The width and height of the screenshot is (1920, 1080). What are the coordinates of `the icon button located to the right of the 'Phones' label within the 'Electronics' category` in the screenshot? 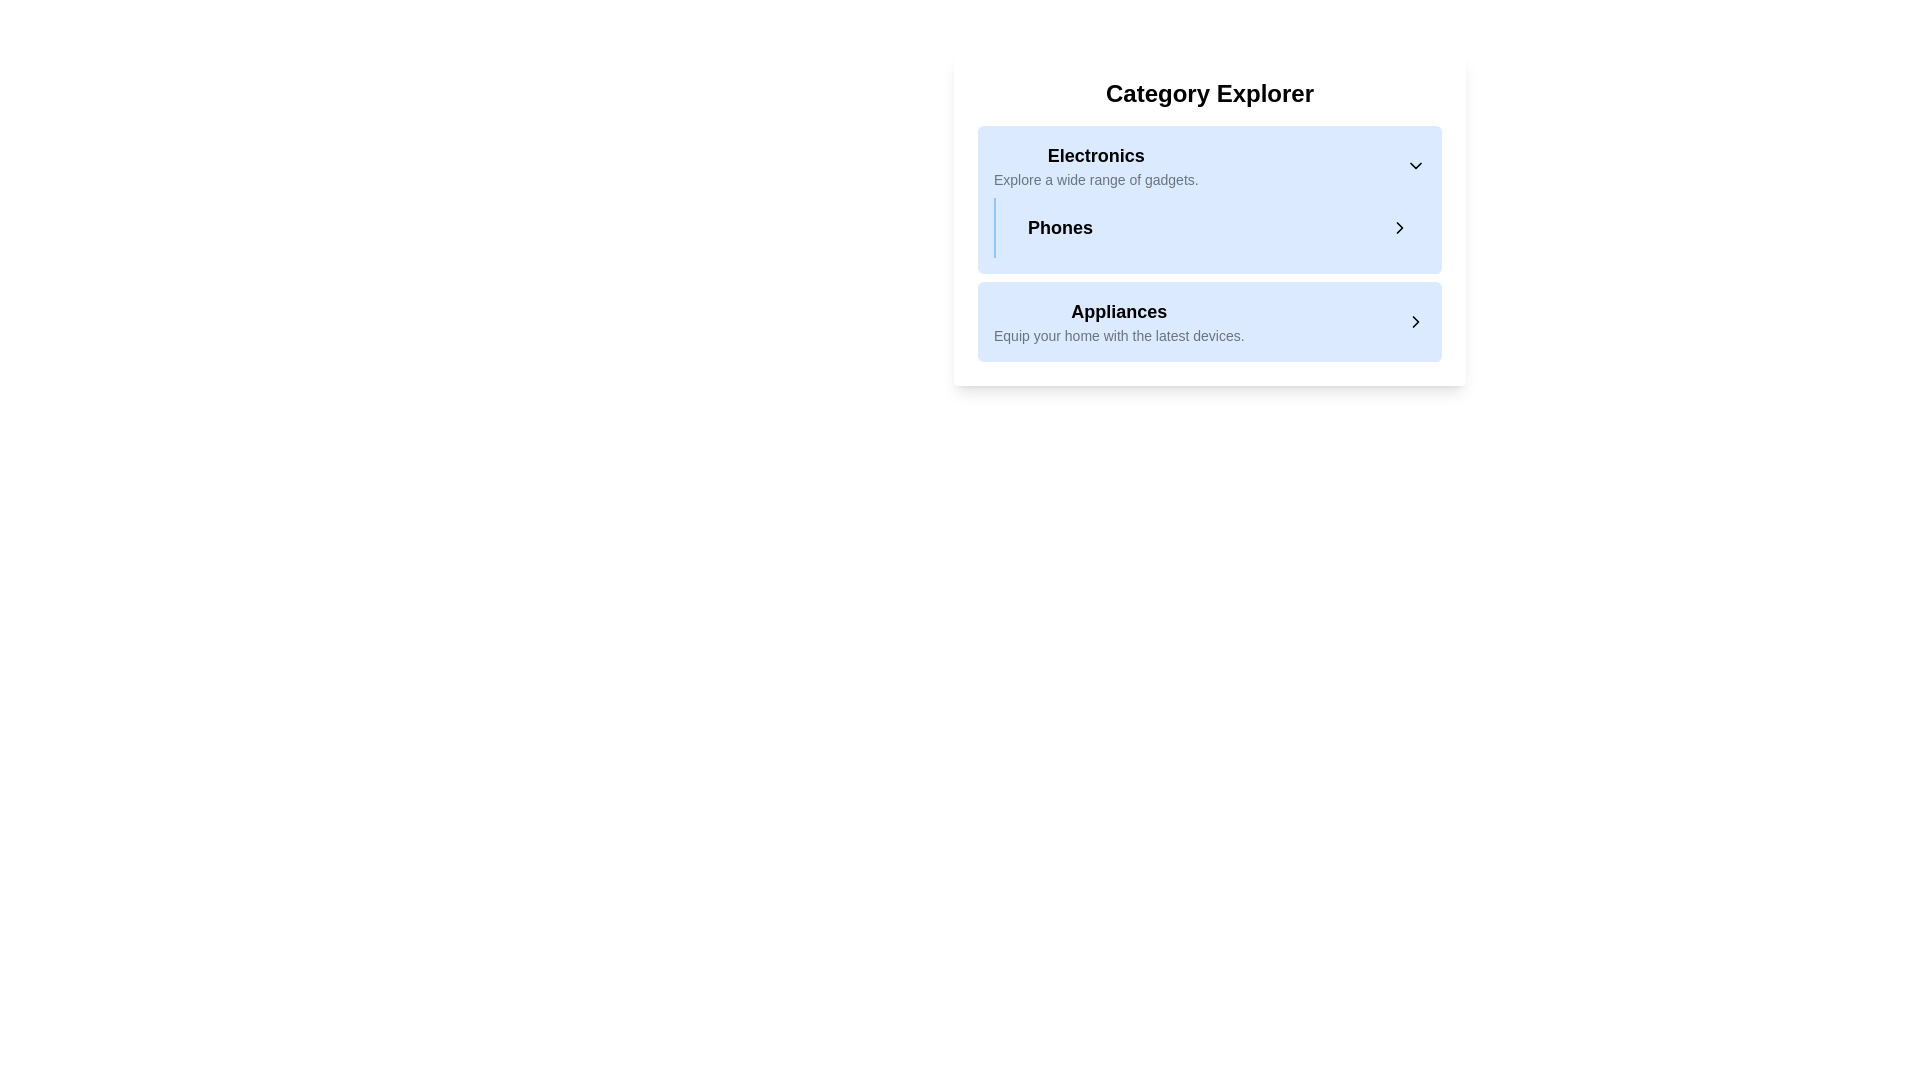 It's located at (1399, 226).